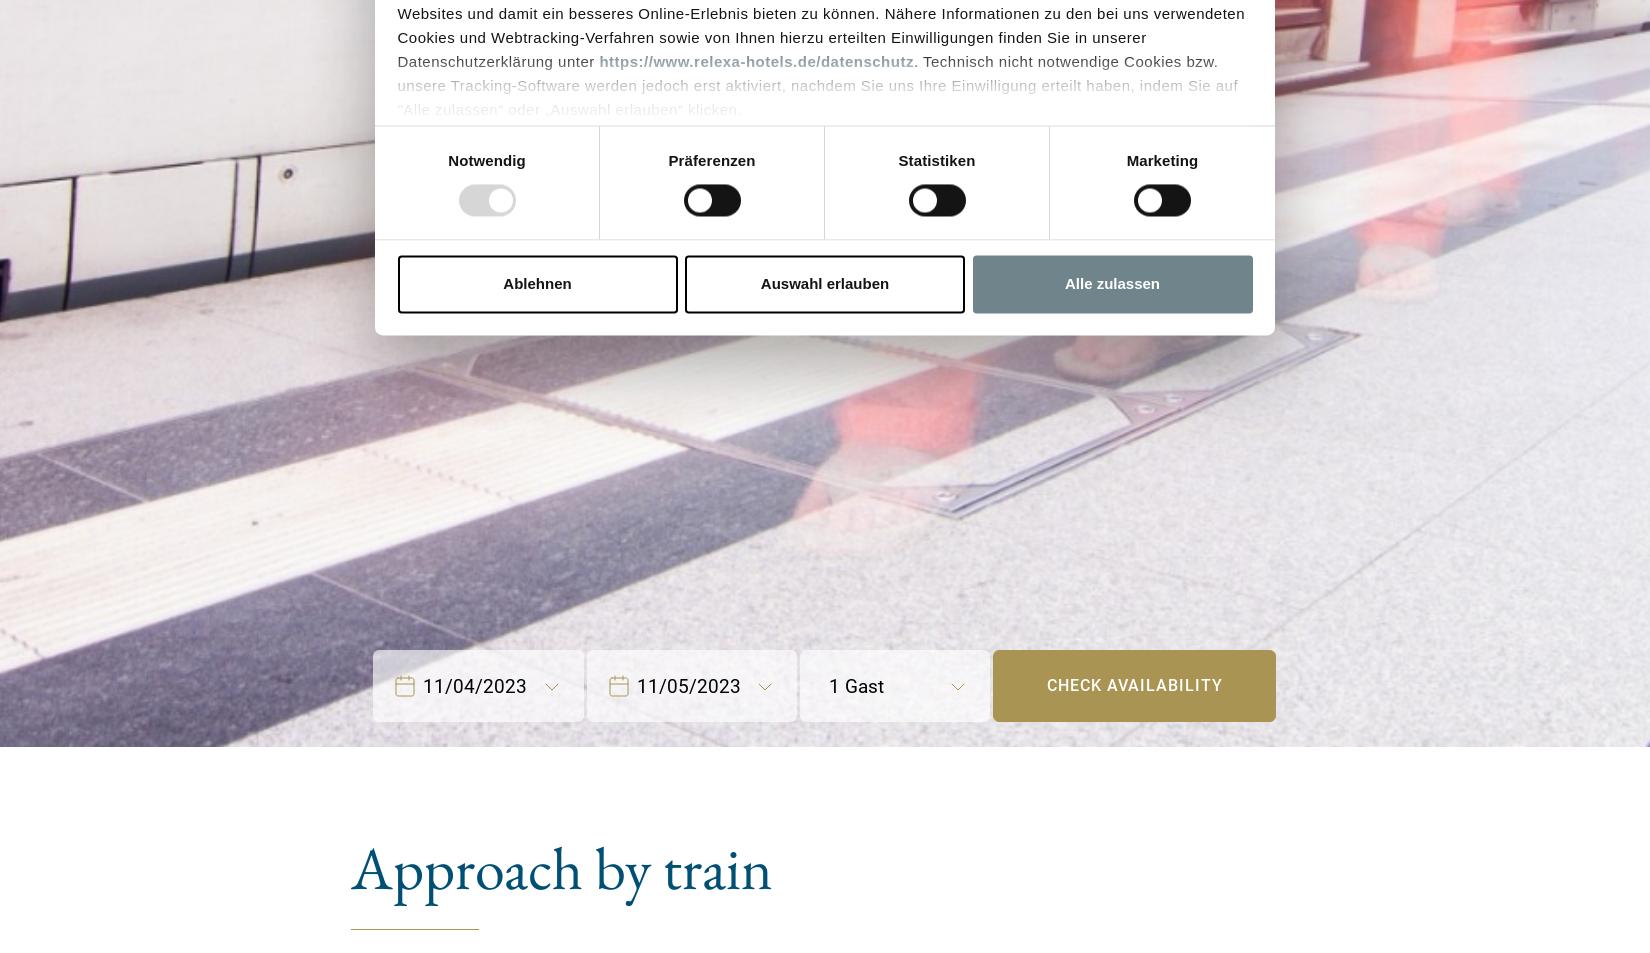 Image resolution: width=1650 pixels, height=953 pixels. I want to click on 'Approach by train', so click(560, 871).